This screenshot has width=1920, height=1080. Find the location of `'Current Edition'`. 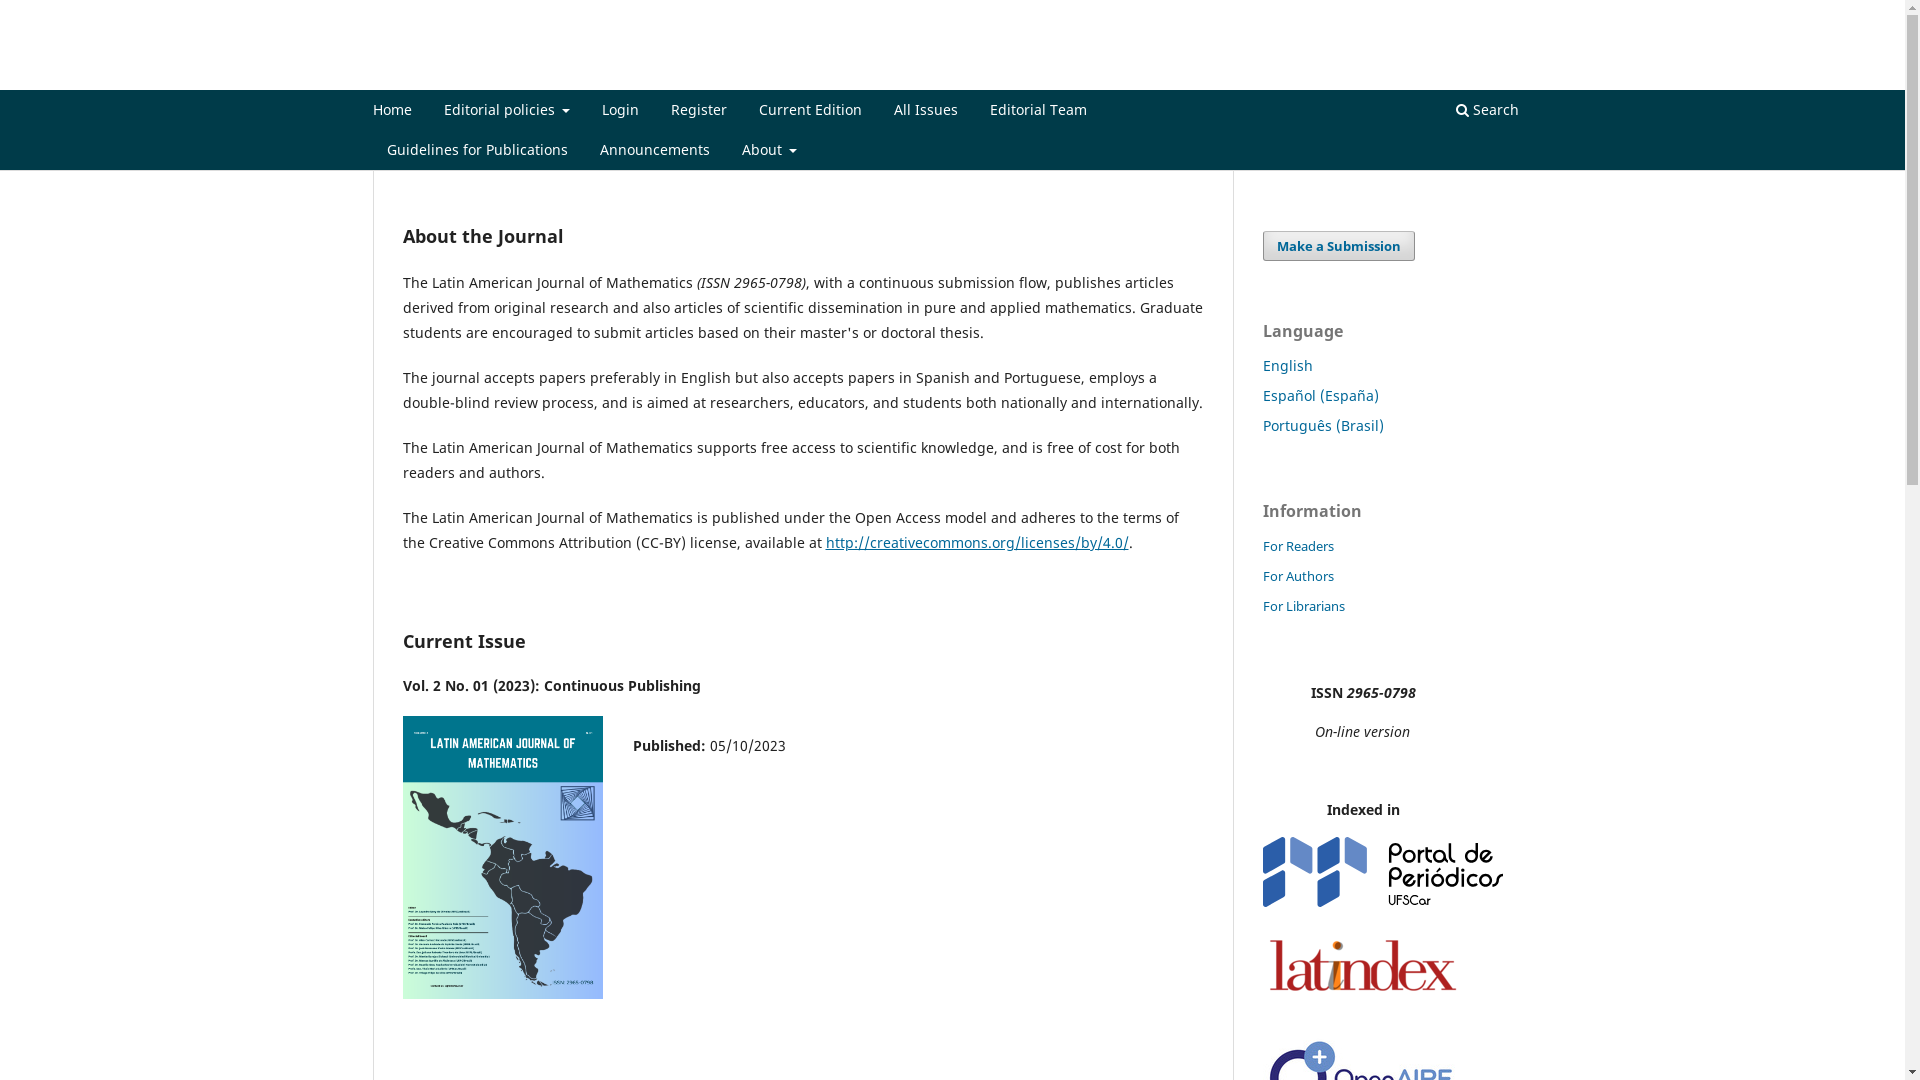

'Current Edition' is located at coordinates (810, 112).